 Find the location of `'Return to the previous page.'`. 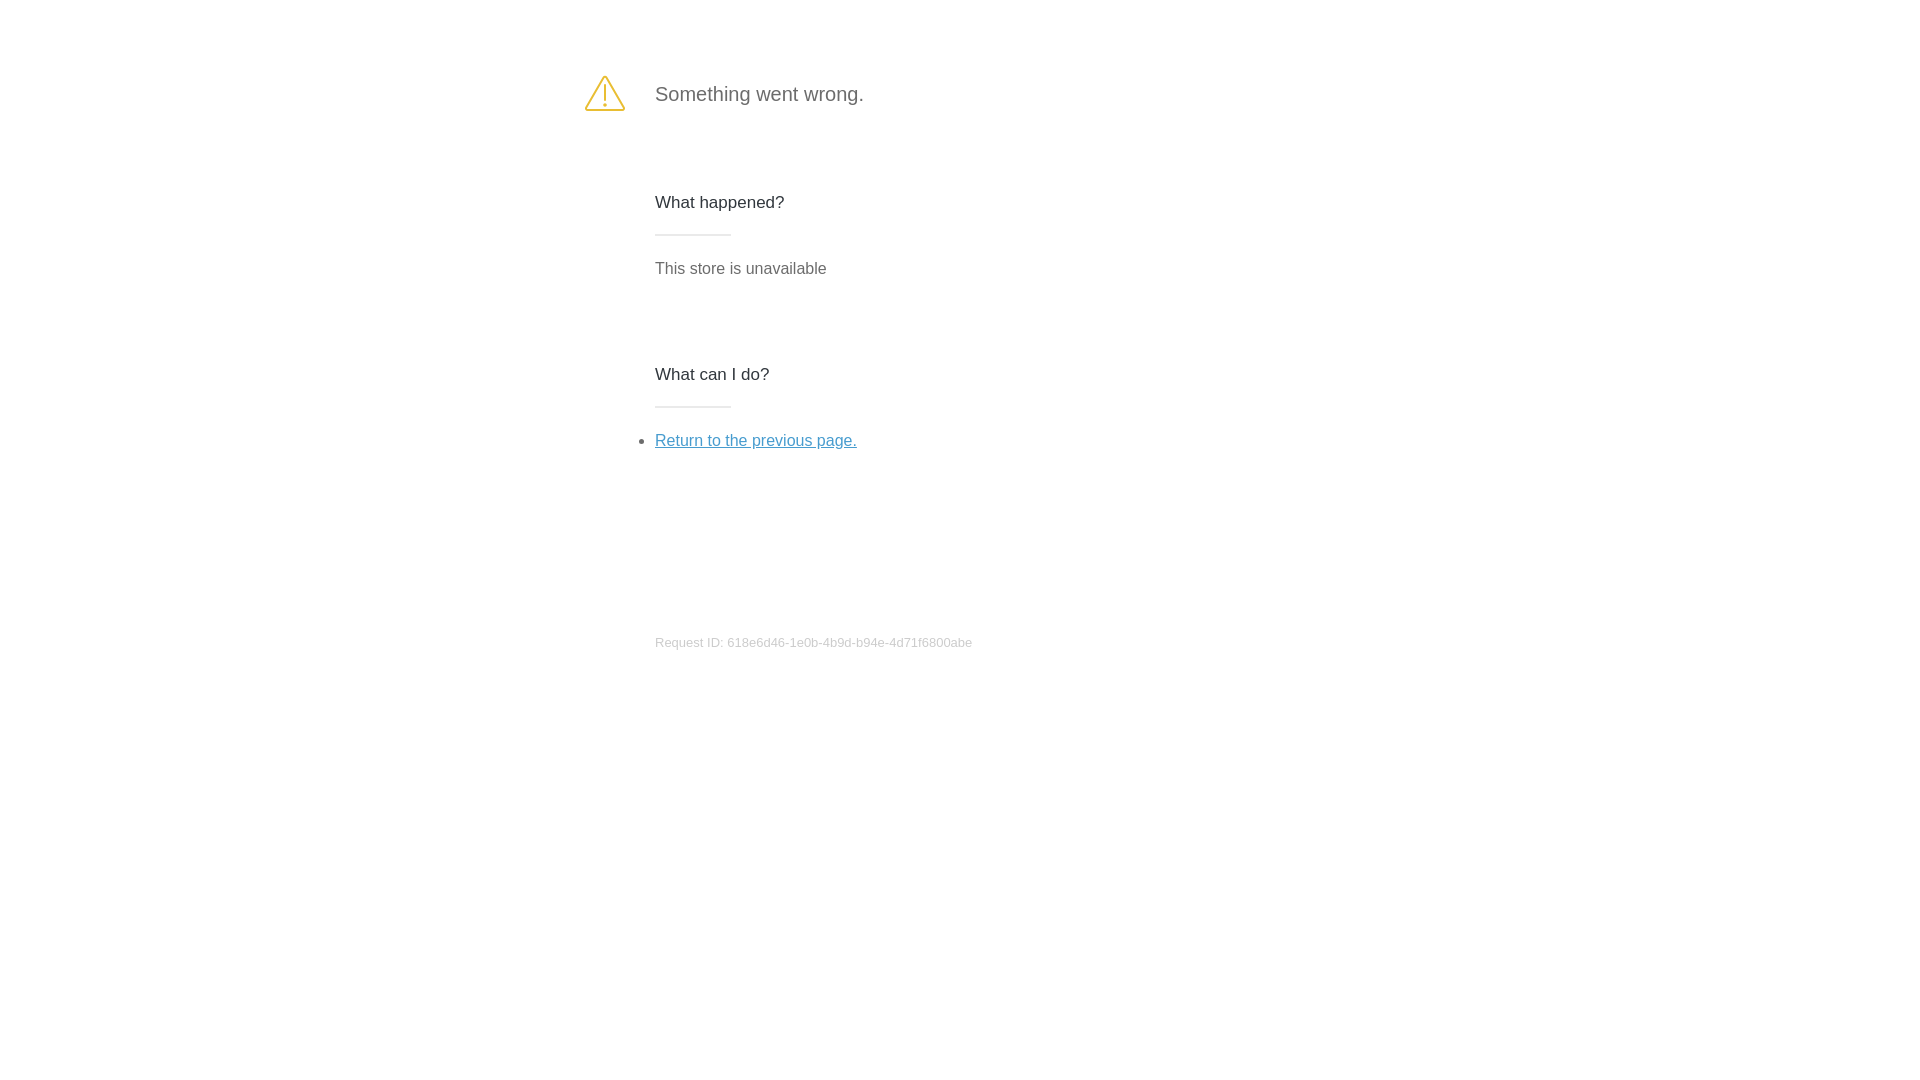

'Return to the previous page.' is located at coordinates (654, 439).